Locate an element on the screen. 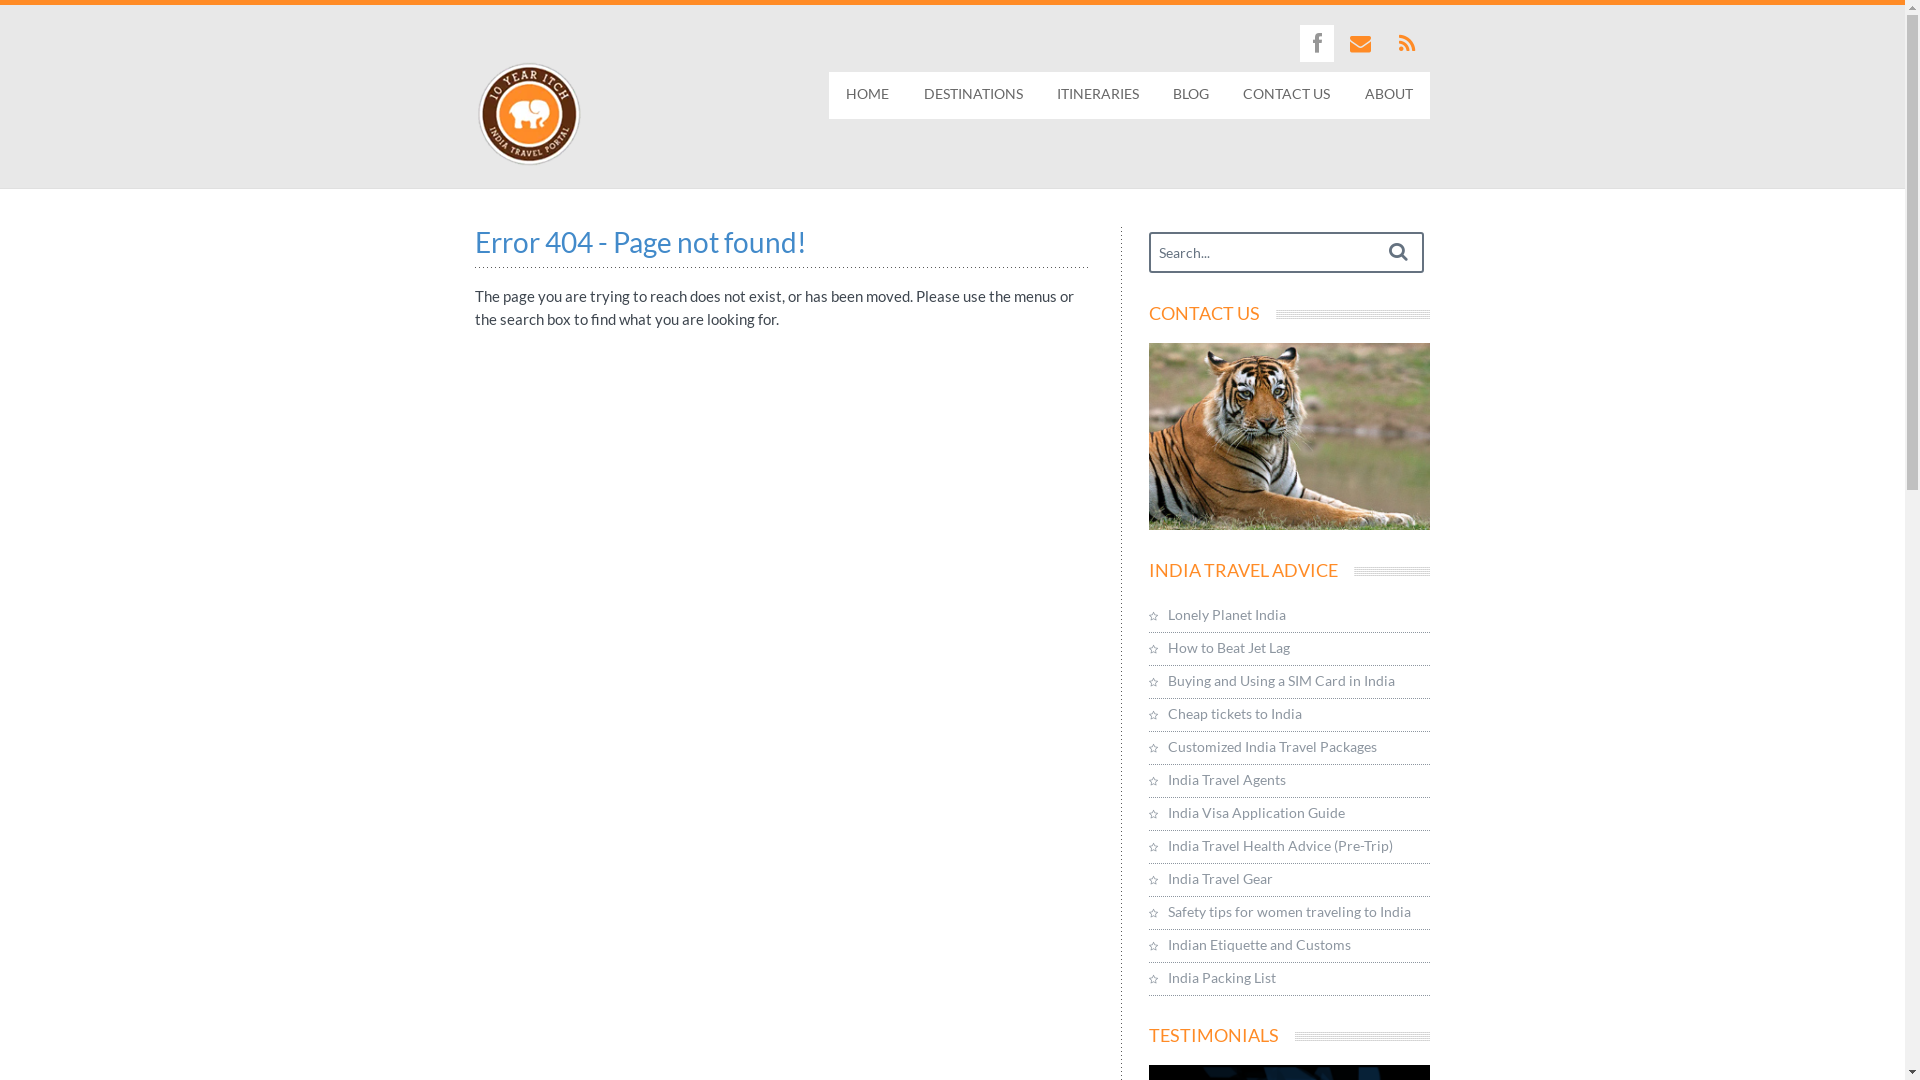 Image resolution: width=1920 pixels, height=1080 pixels. 'How to Beat Jet Lag' is located at coordinates (1148, 649).